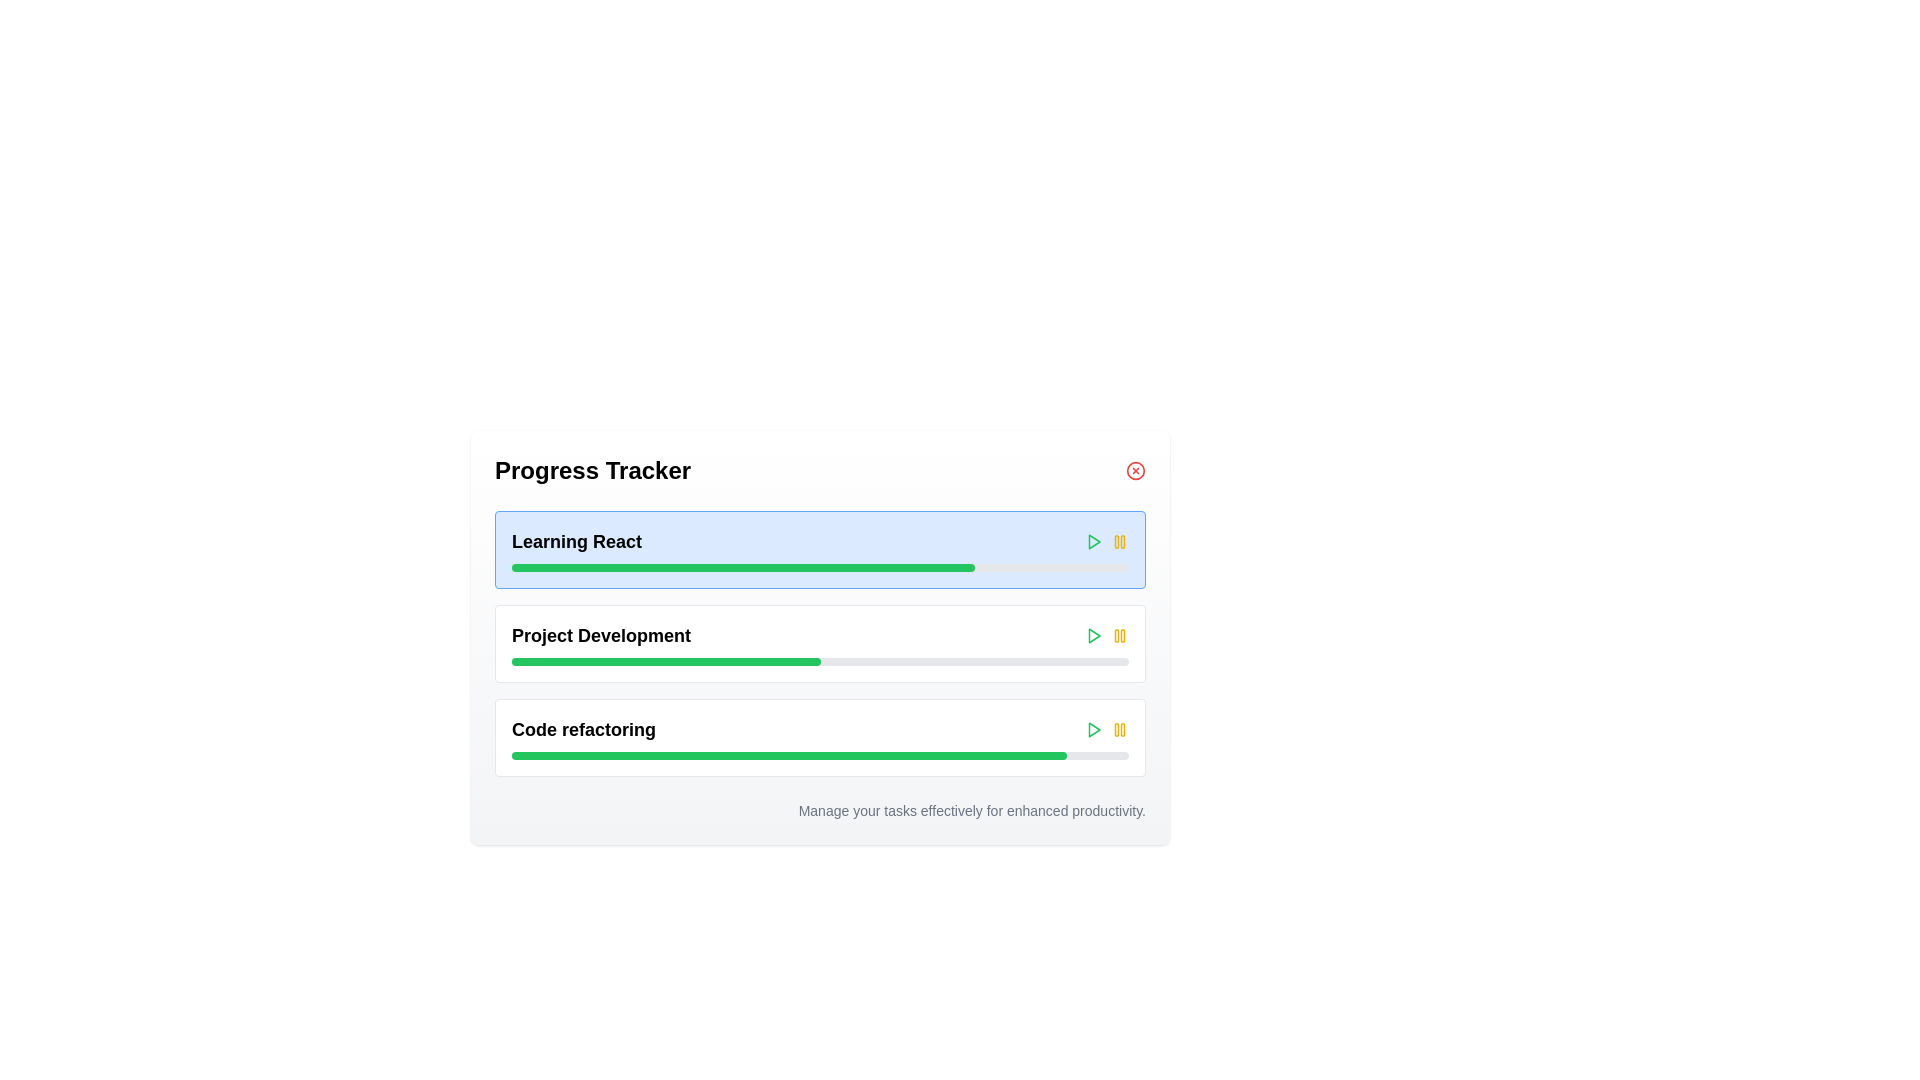  Describe the element at coordinates (600, 636) in the screenshot. I see `the text label displaying 'Project Development', which is the second item in the 'Progress Tracker' list` at that location.